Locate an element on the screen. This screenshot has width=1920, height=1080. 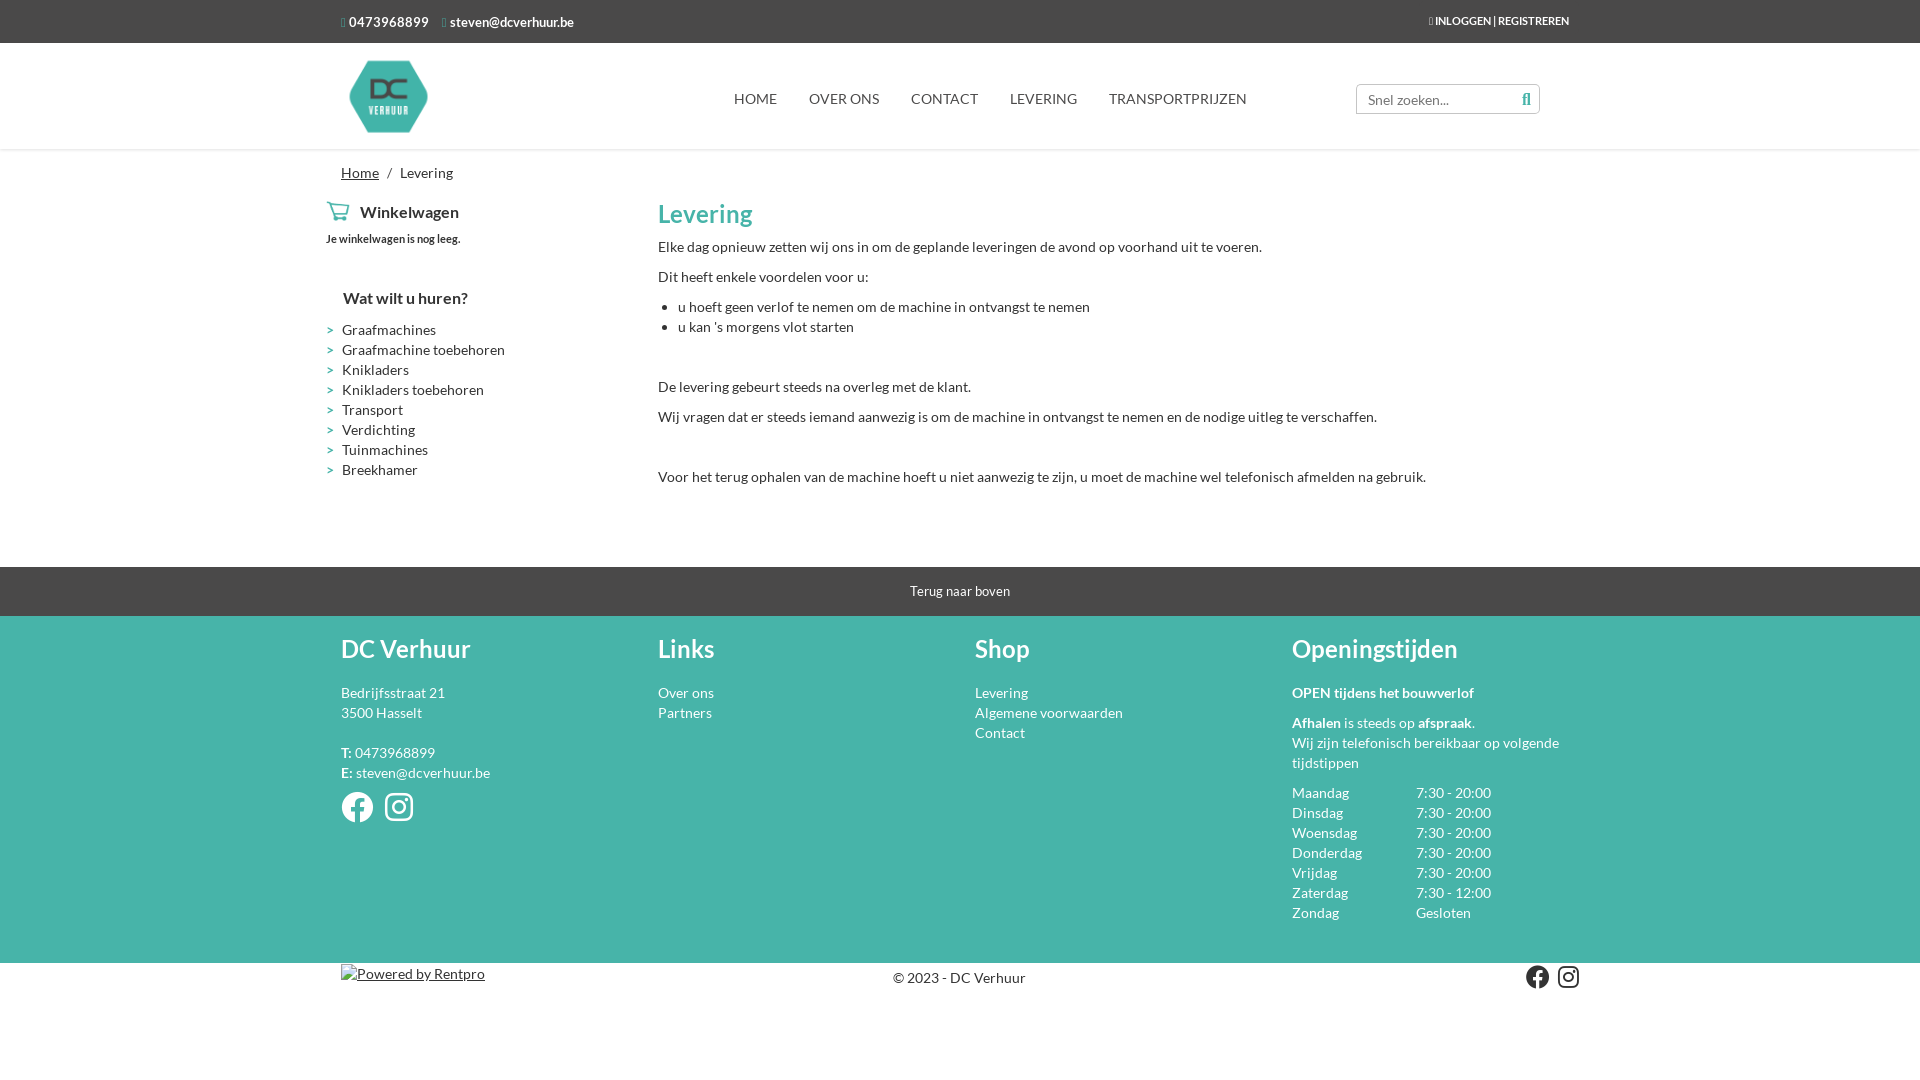
'OVER ONS' is located at coordinates (844, 97).